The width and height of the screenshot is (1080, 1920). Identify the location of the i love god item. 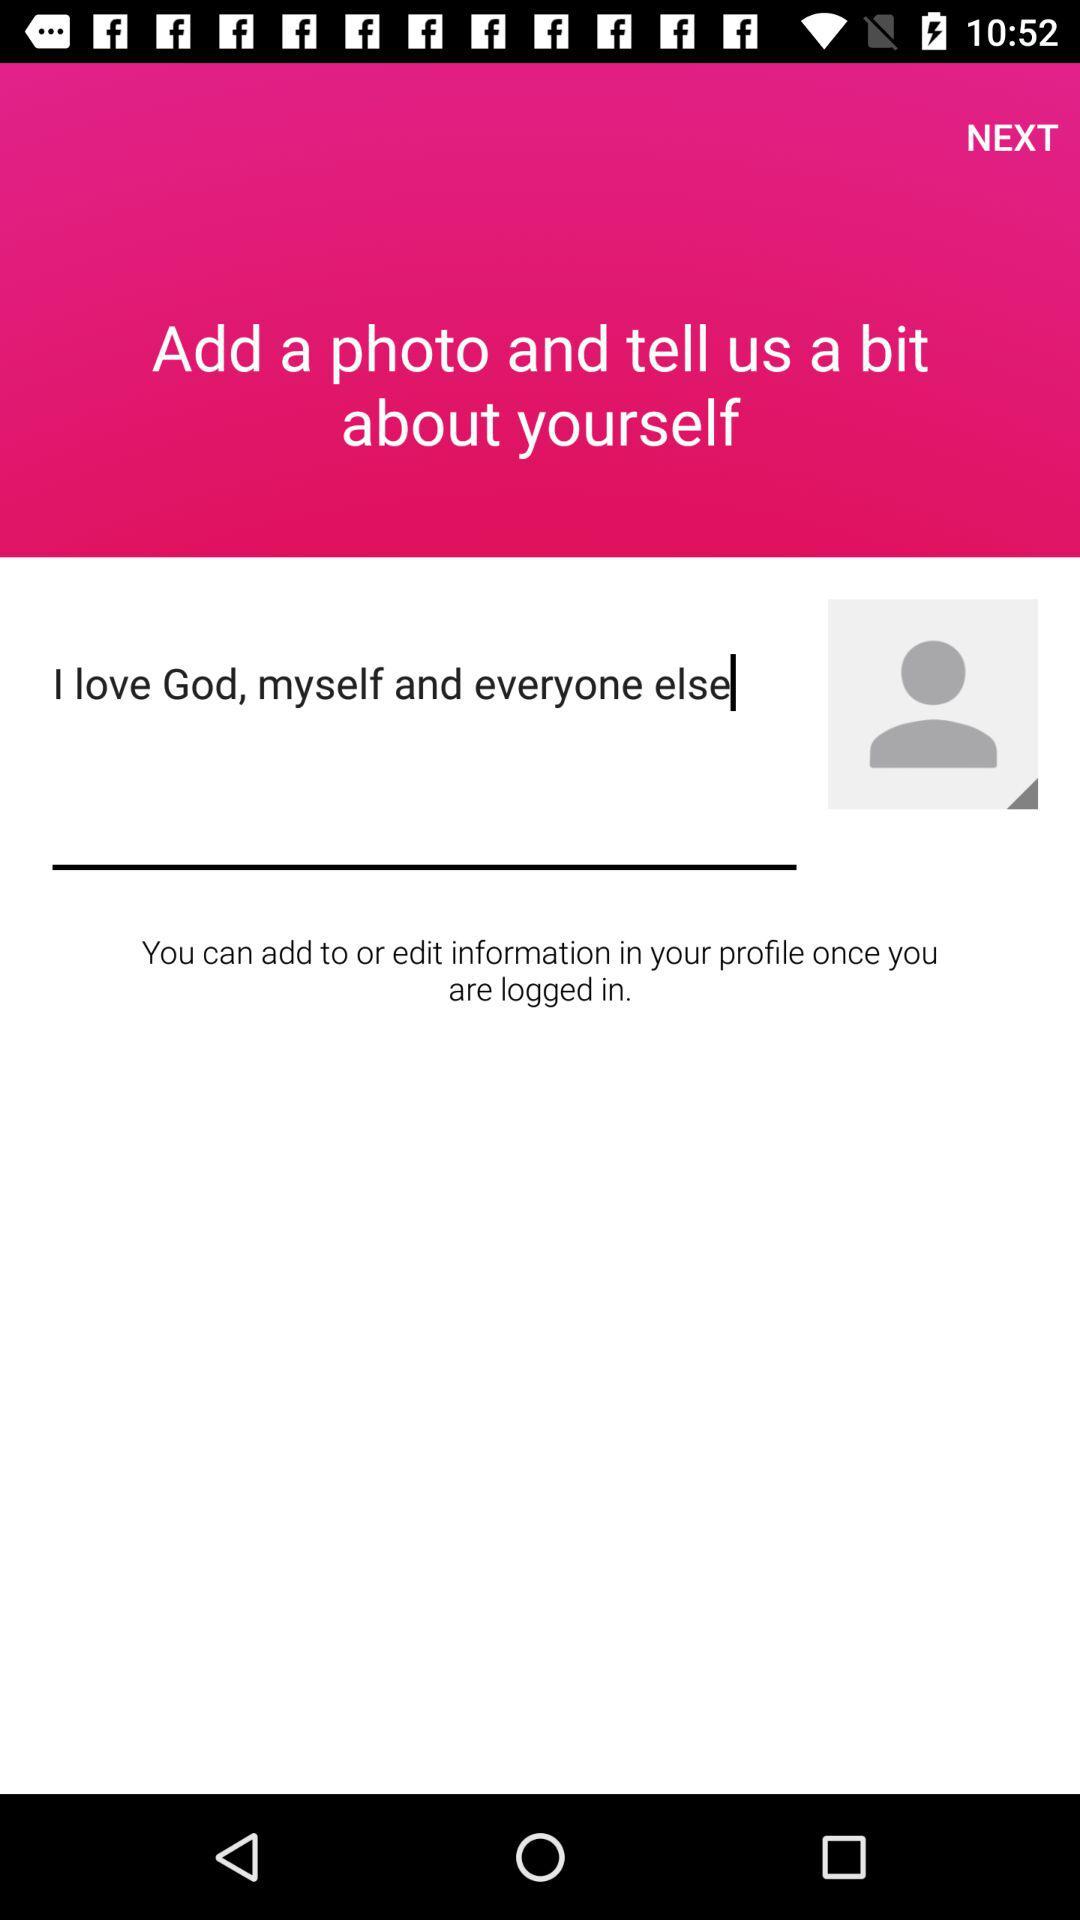
(423, 756).